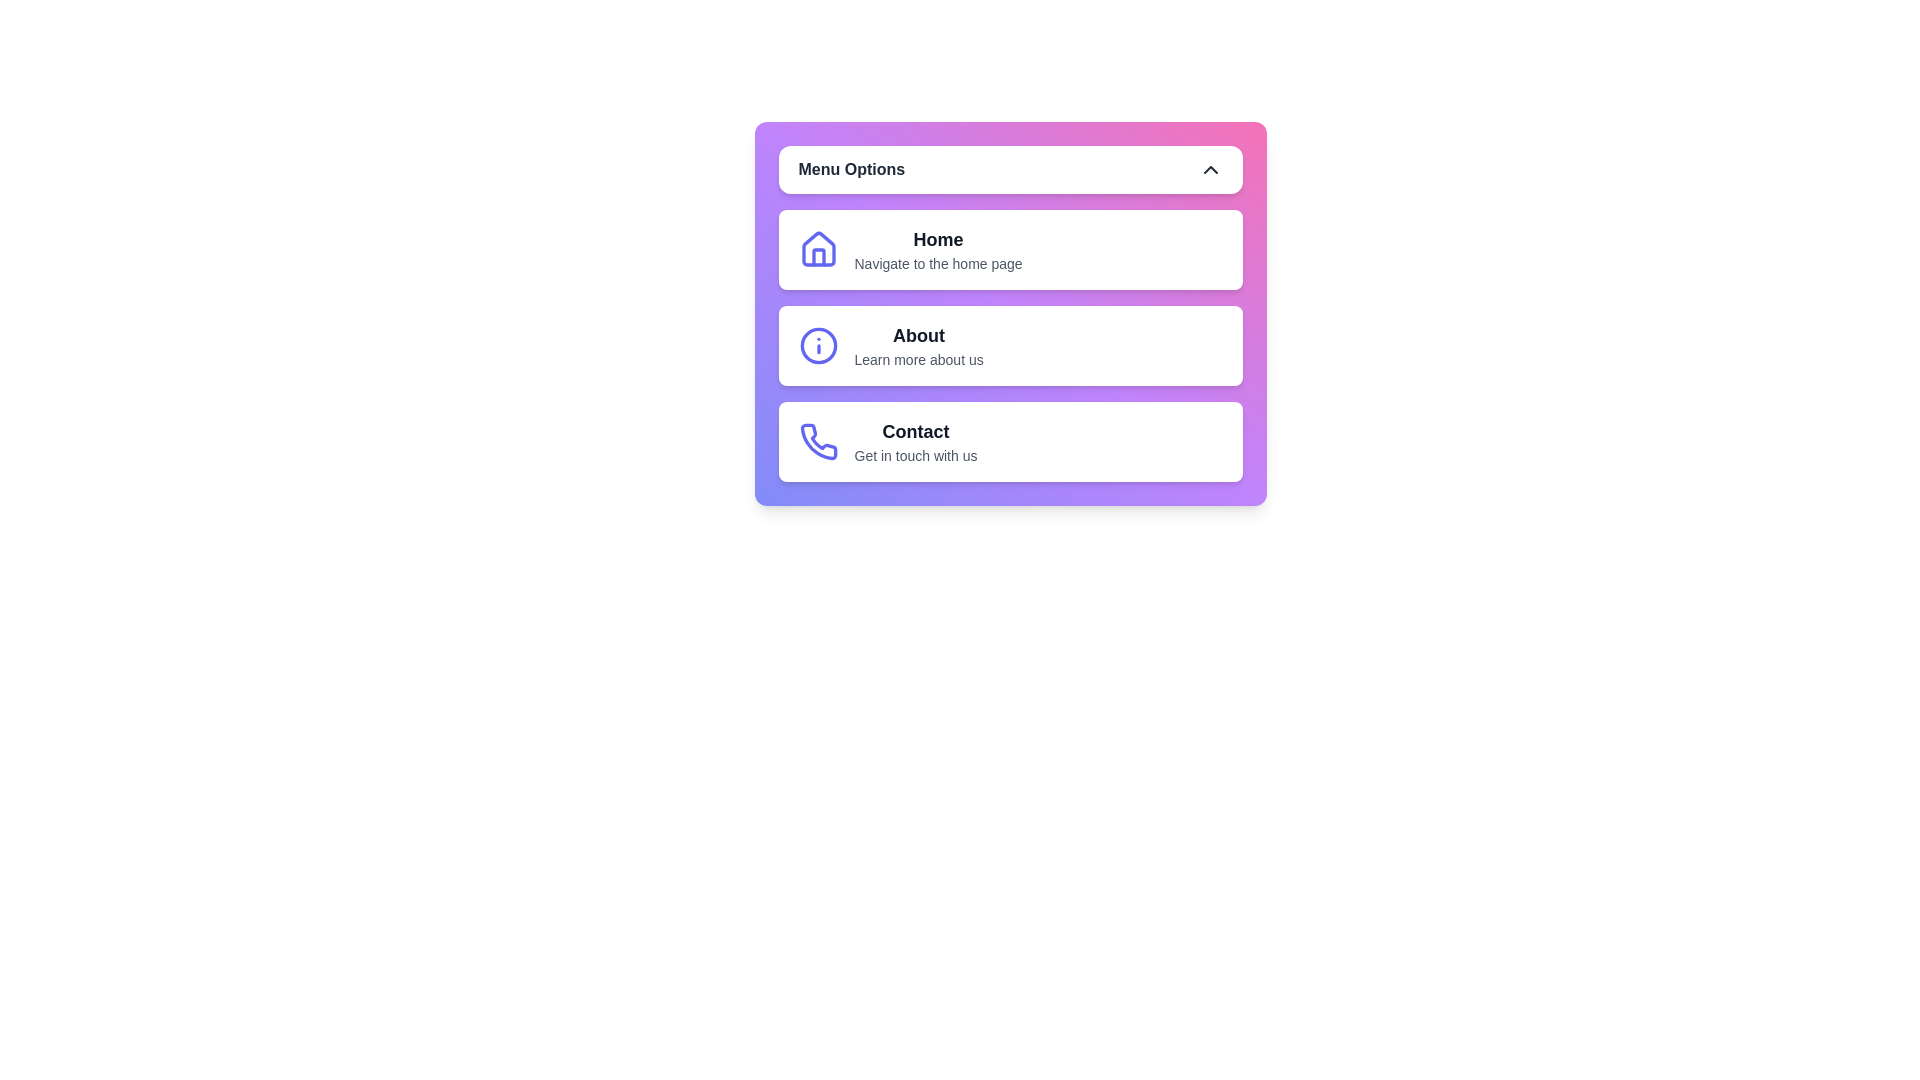 This screenshot has width=1920, height=1080. I want to click on the menu item About to view its hover effect, so click(1010, 345).